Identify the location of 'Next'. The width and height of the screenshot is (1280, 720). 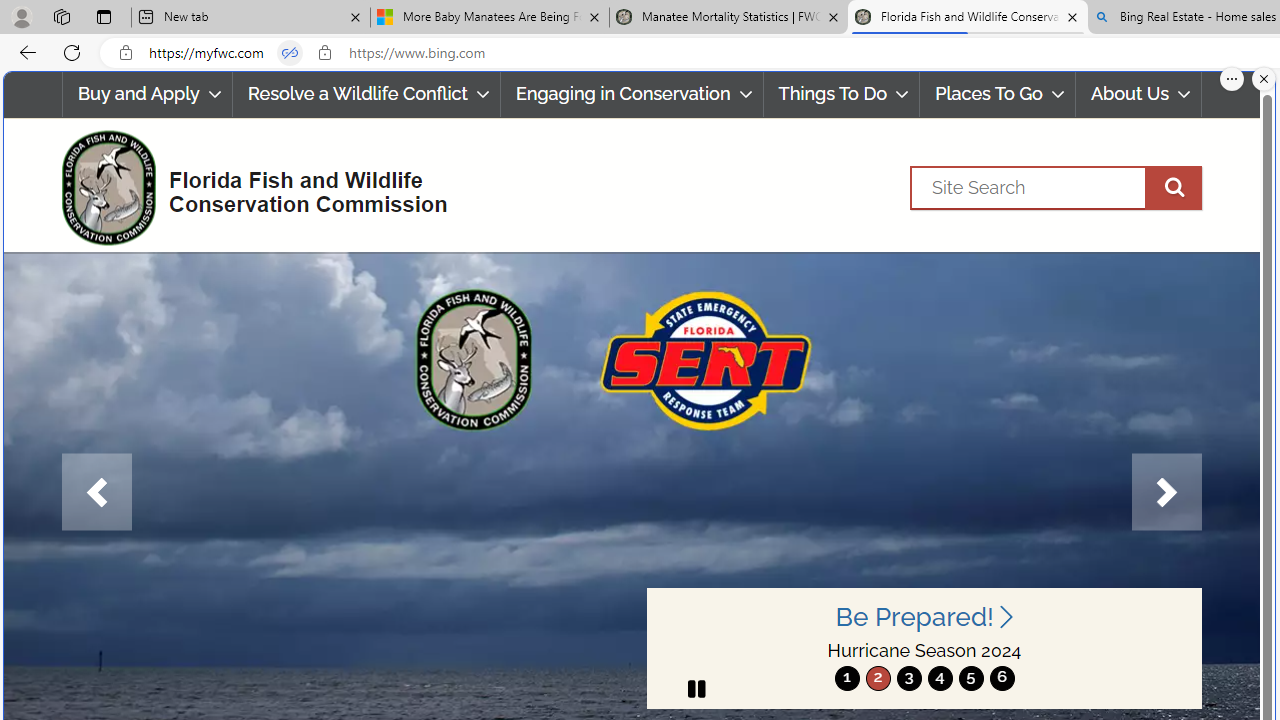
(1166, 492).